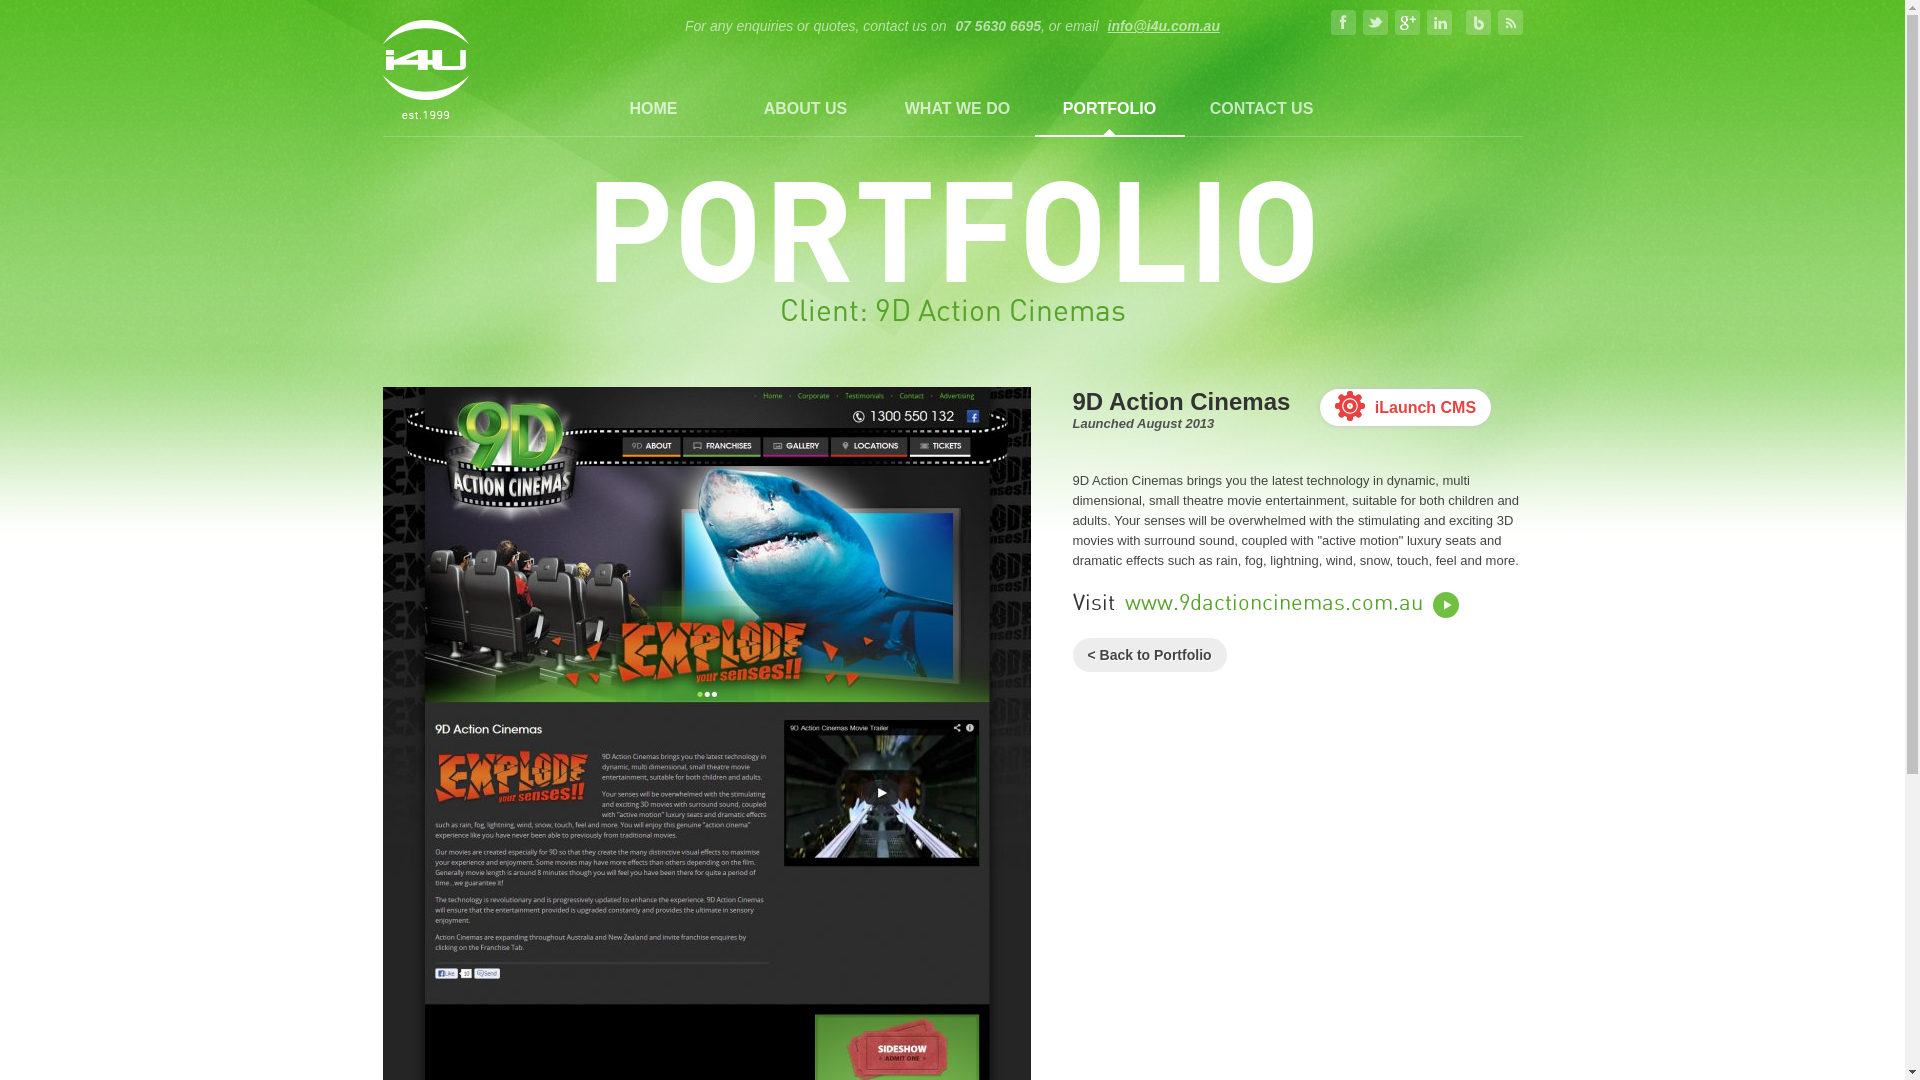 The image size is (1920, 1080). I want to click on 'ABOUT US', so click(805, 108).